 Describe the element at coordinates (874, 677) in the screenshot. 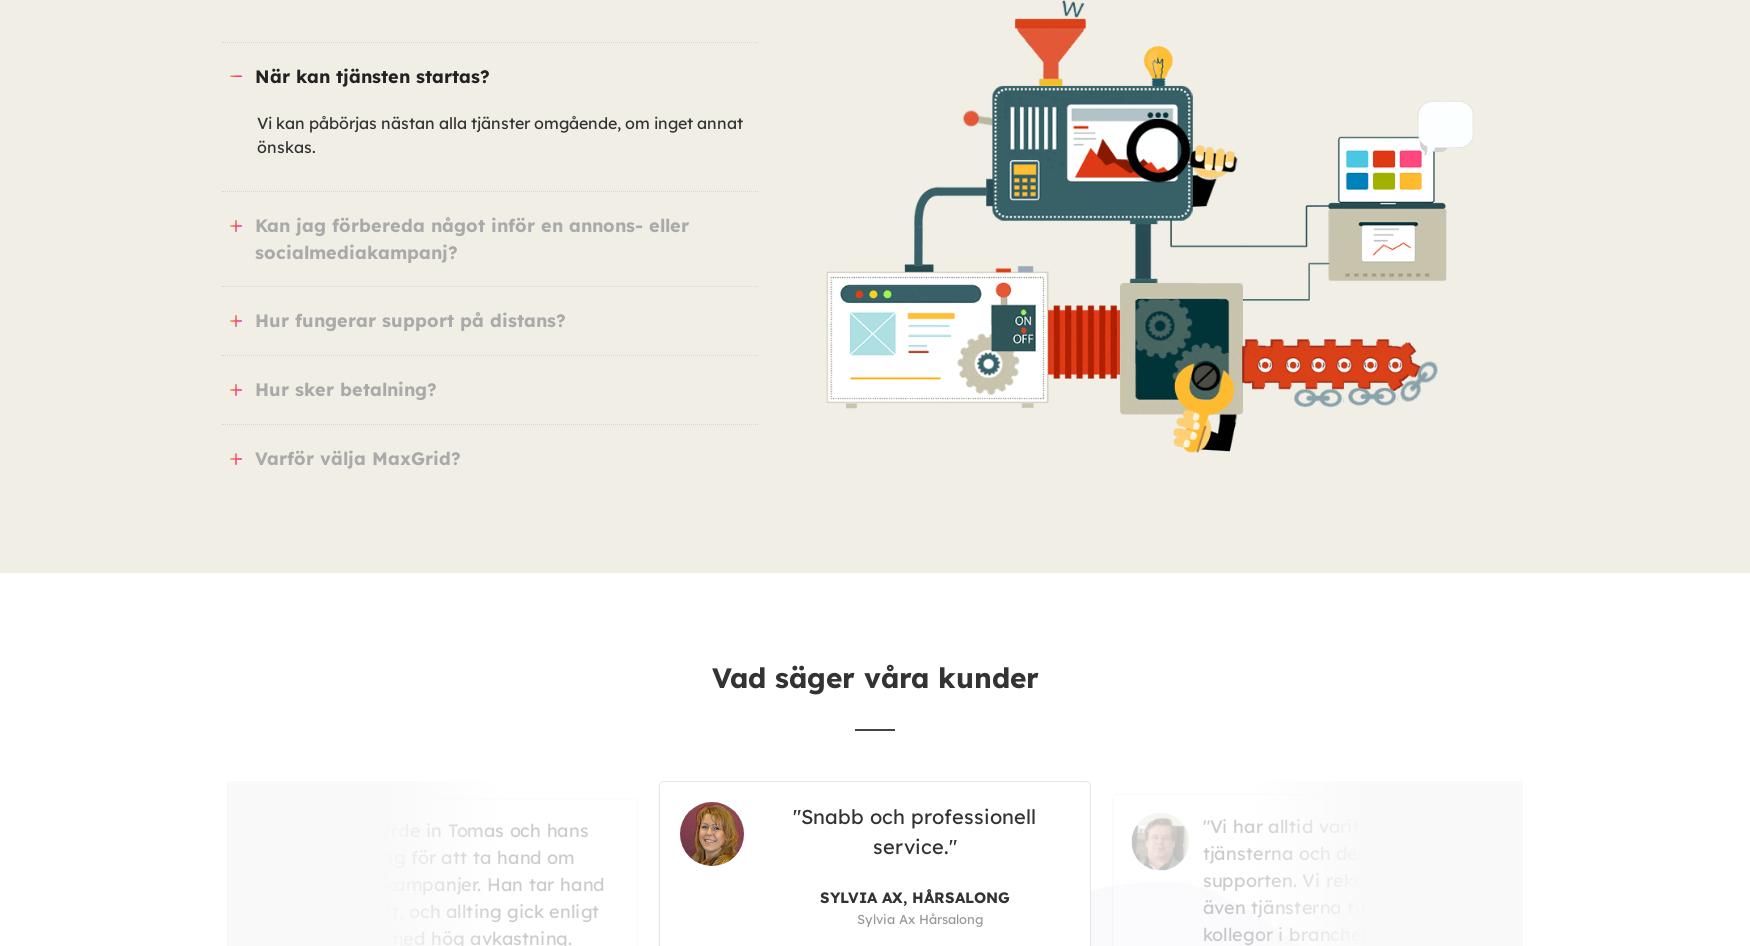

I see `'Vad säger våra kunder'` at that location.